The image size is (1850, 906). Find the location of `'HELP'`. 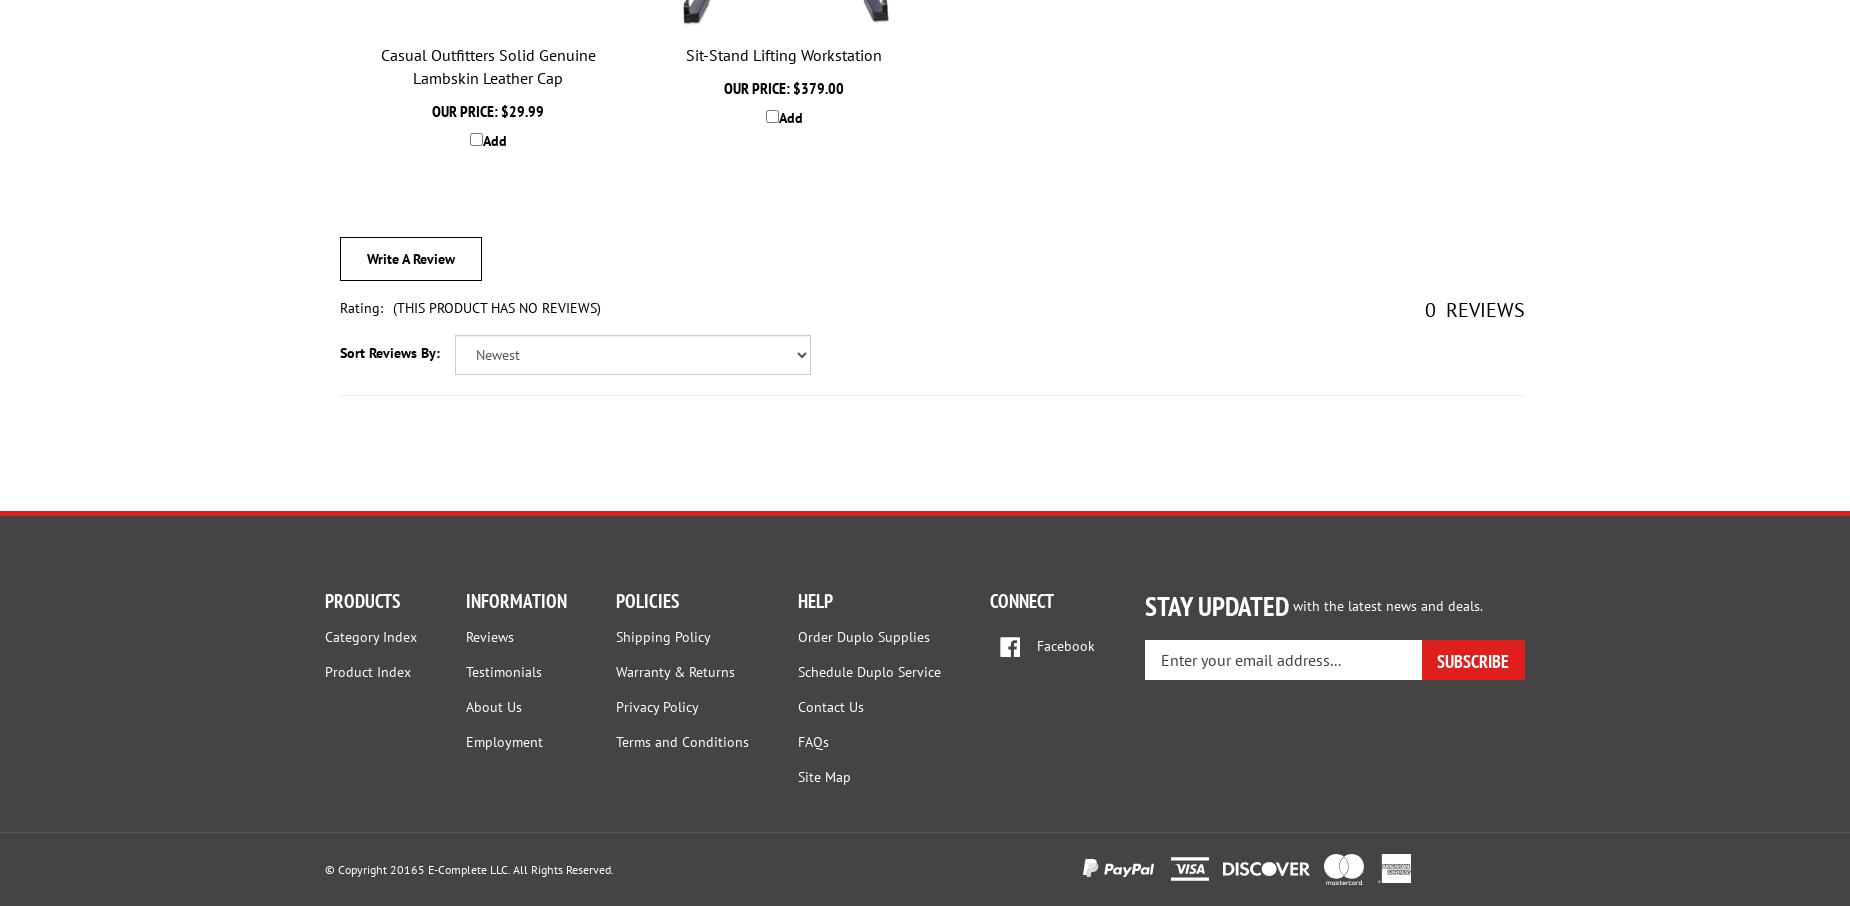

'HELP' is located at coordinates (815, 600).